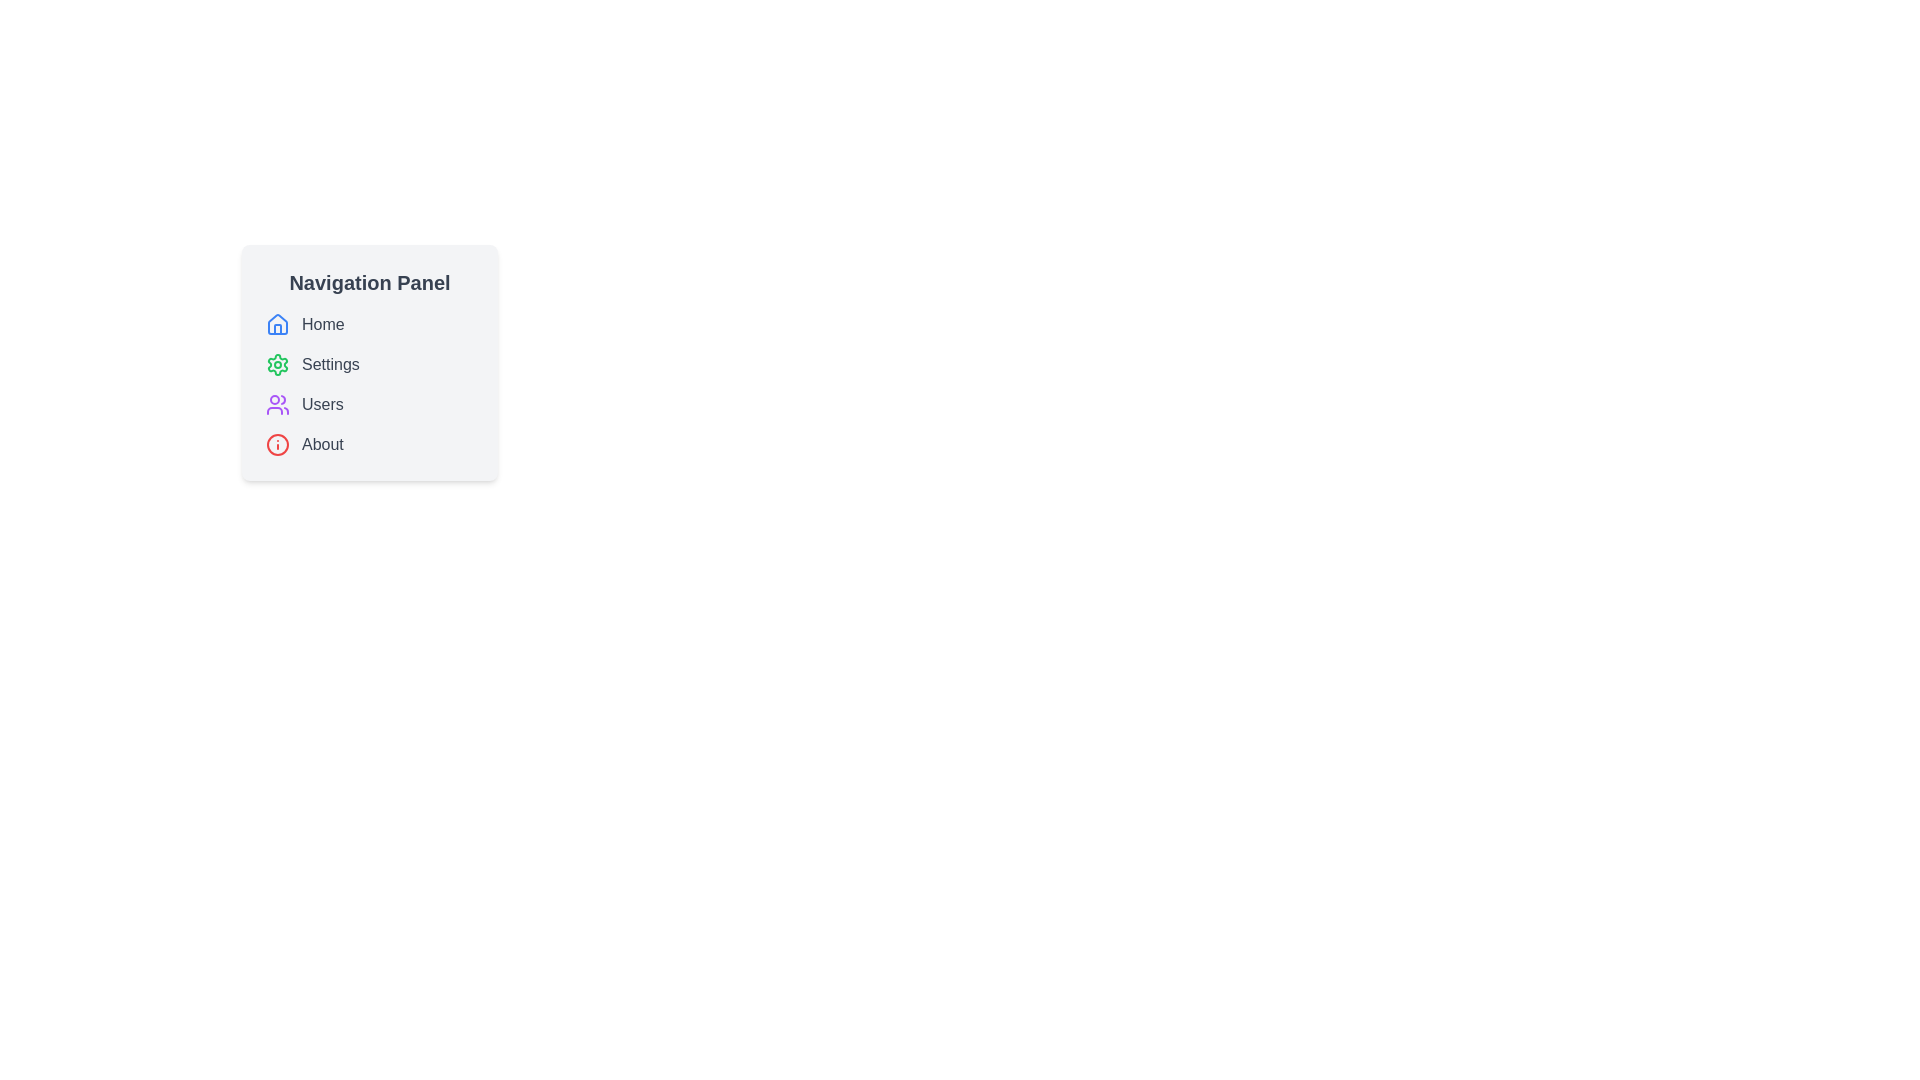 The width and height of the screenshot is (1920, 1080). Describe the element at coordinates (323, 323) in the screenshot. I see `text label that displays 'Home', which is styled in gray color and positioned to the right of a blue house icon in the navigation panel` at that location.